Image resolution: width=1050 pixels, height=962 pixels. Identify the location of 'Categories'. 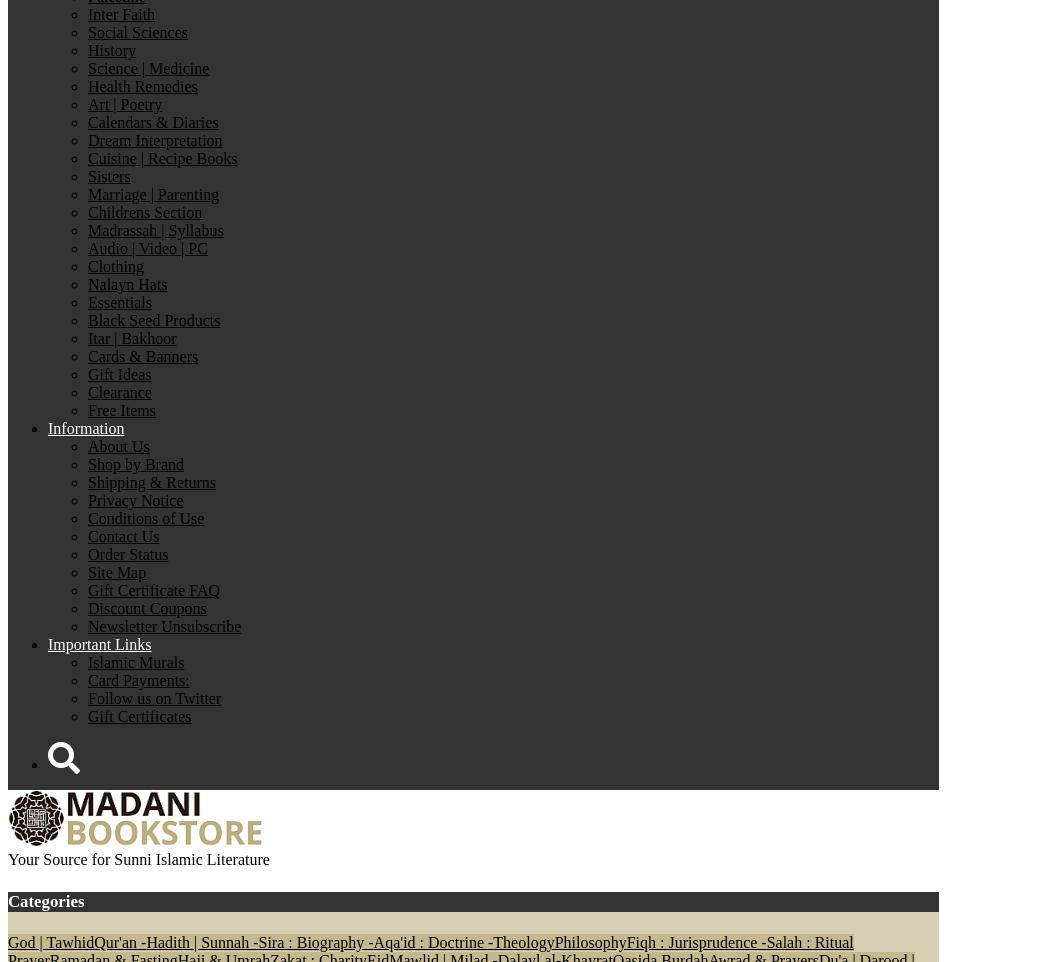
(7, 899).